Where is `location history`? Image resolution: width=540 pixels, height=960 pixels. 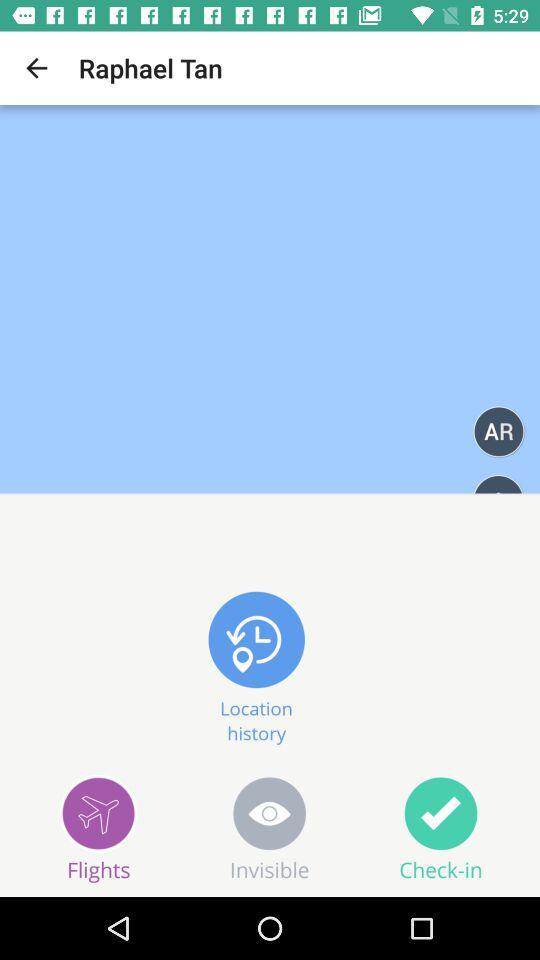 location history is located at coordinates (256, 664).